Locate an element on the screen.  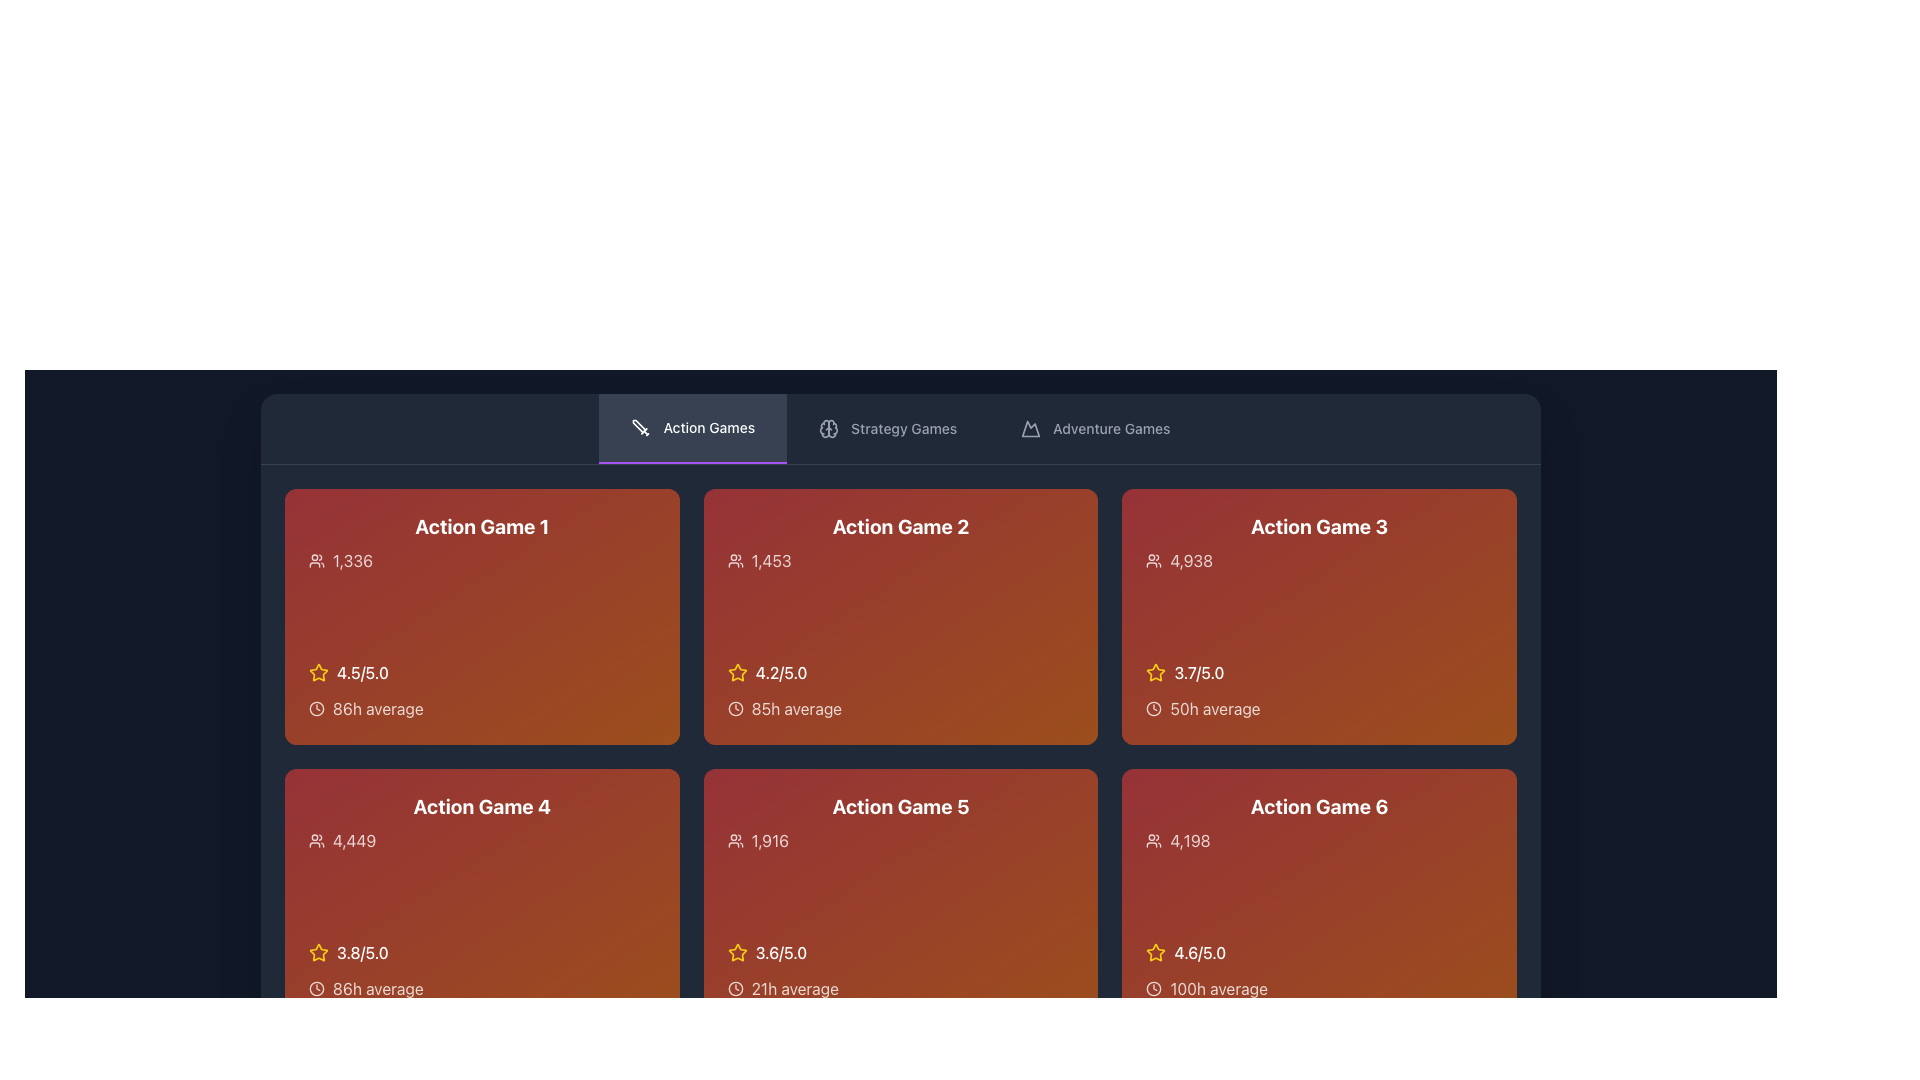
the text label displaying '100h average' styled with white text on a red background, located in the bottom-right corner of the red card layout for 'Action Game 6', positioned immediately to the right of the clock icon is located at coordinates (1218, 987).